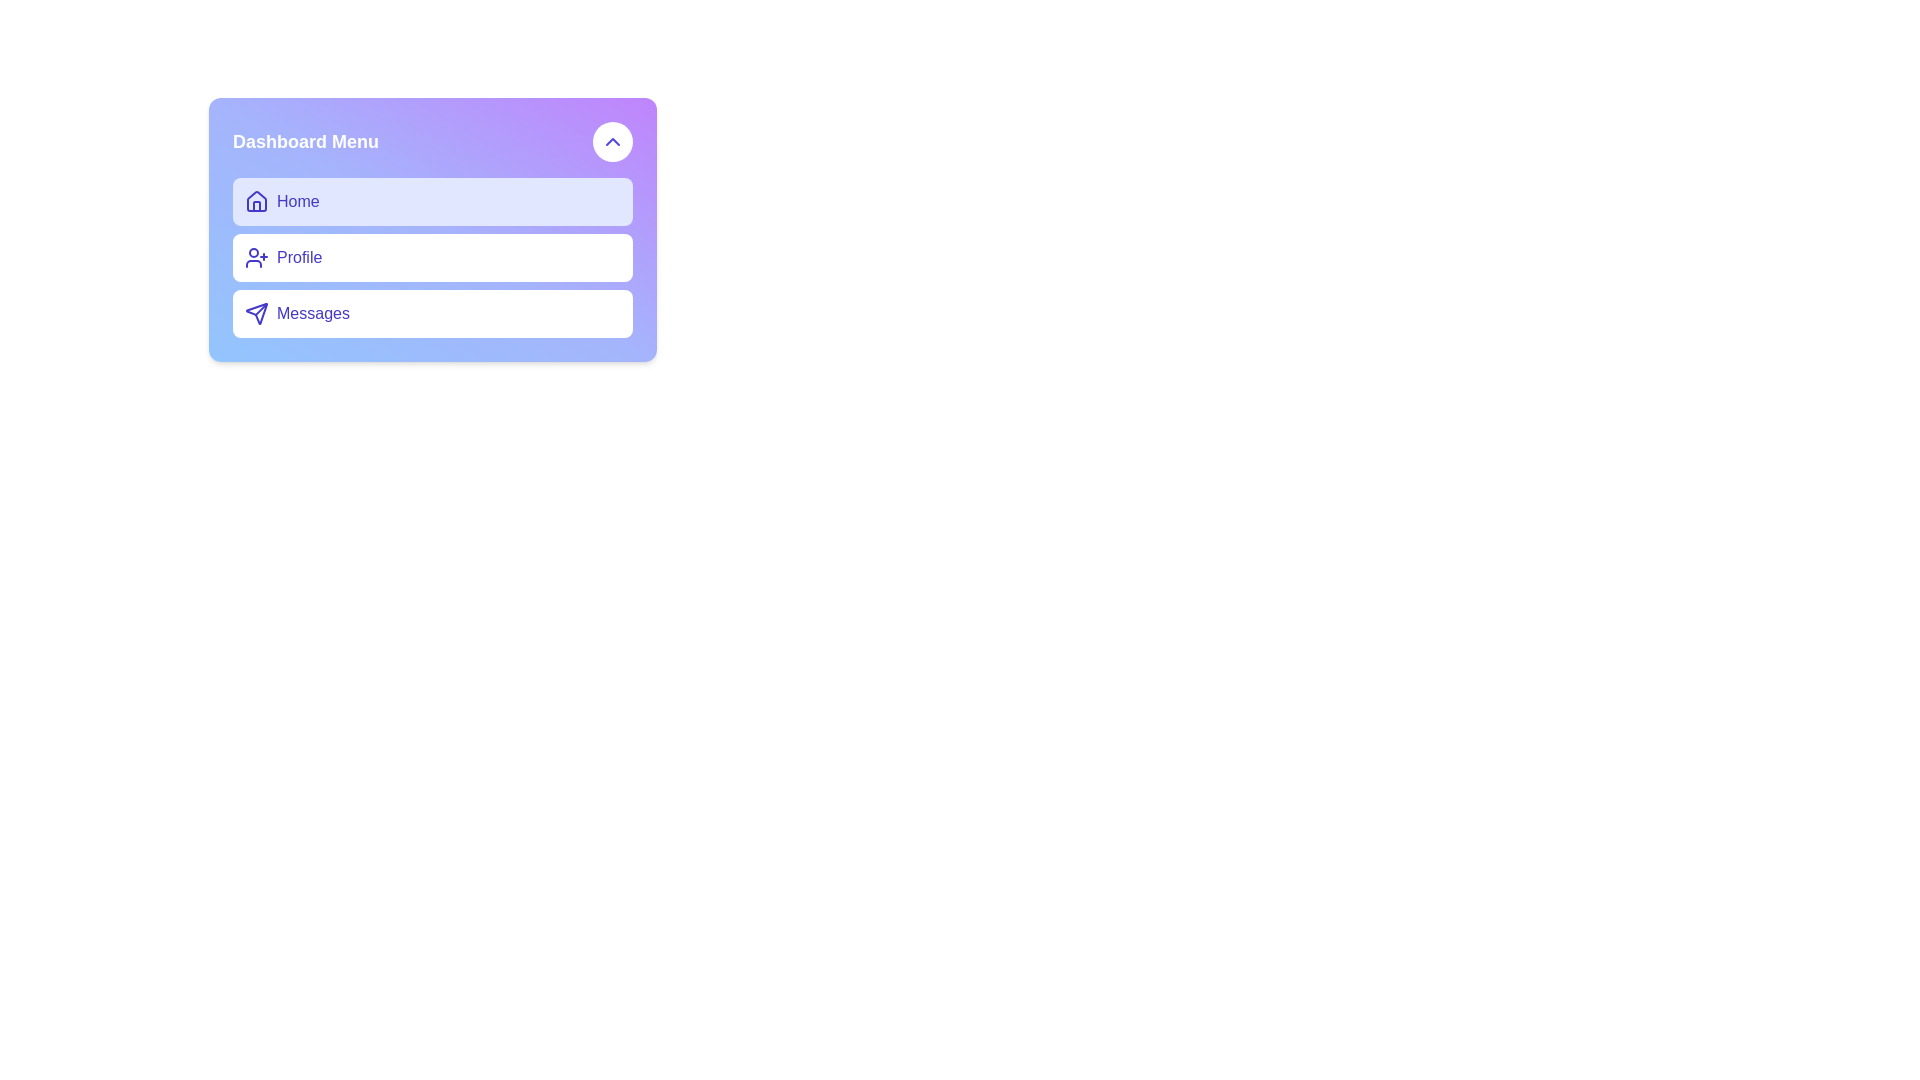 The image size is (1920, 1080). I want to click on the circular button with a white background and a blue upward arrow icon located in the top-right corner of the Dashboard Menu, so click(612, 141).